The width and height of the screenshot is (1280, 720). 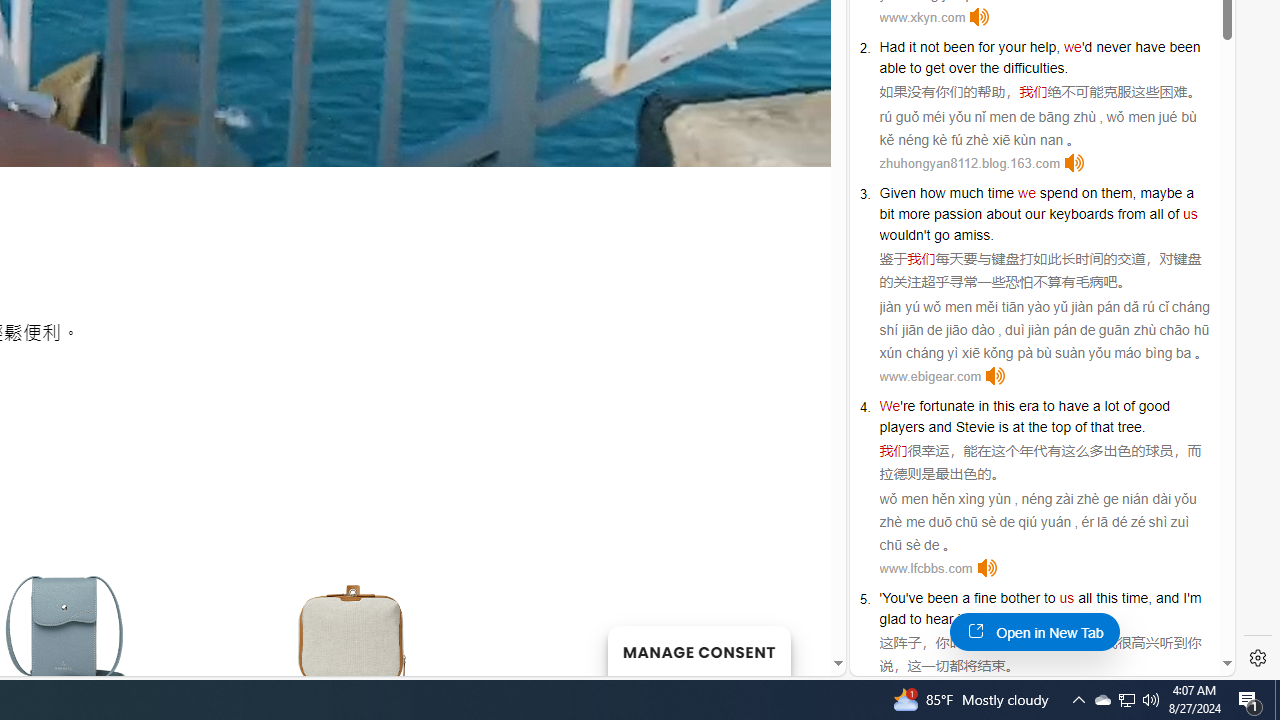 I want to click on 'www.ebigear.com', so click(x=929, y=376).